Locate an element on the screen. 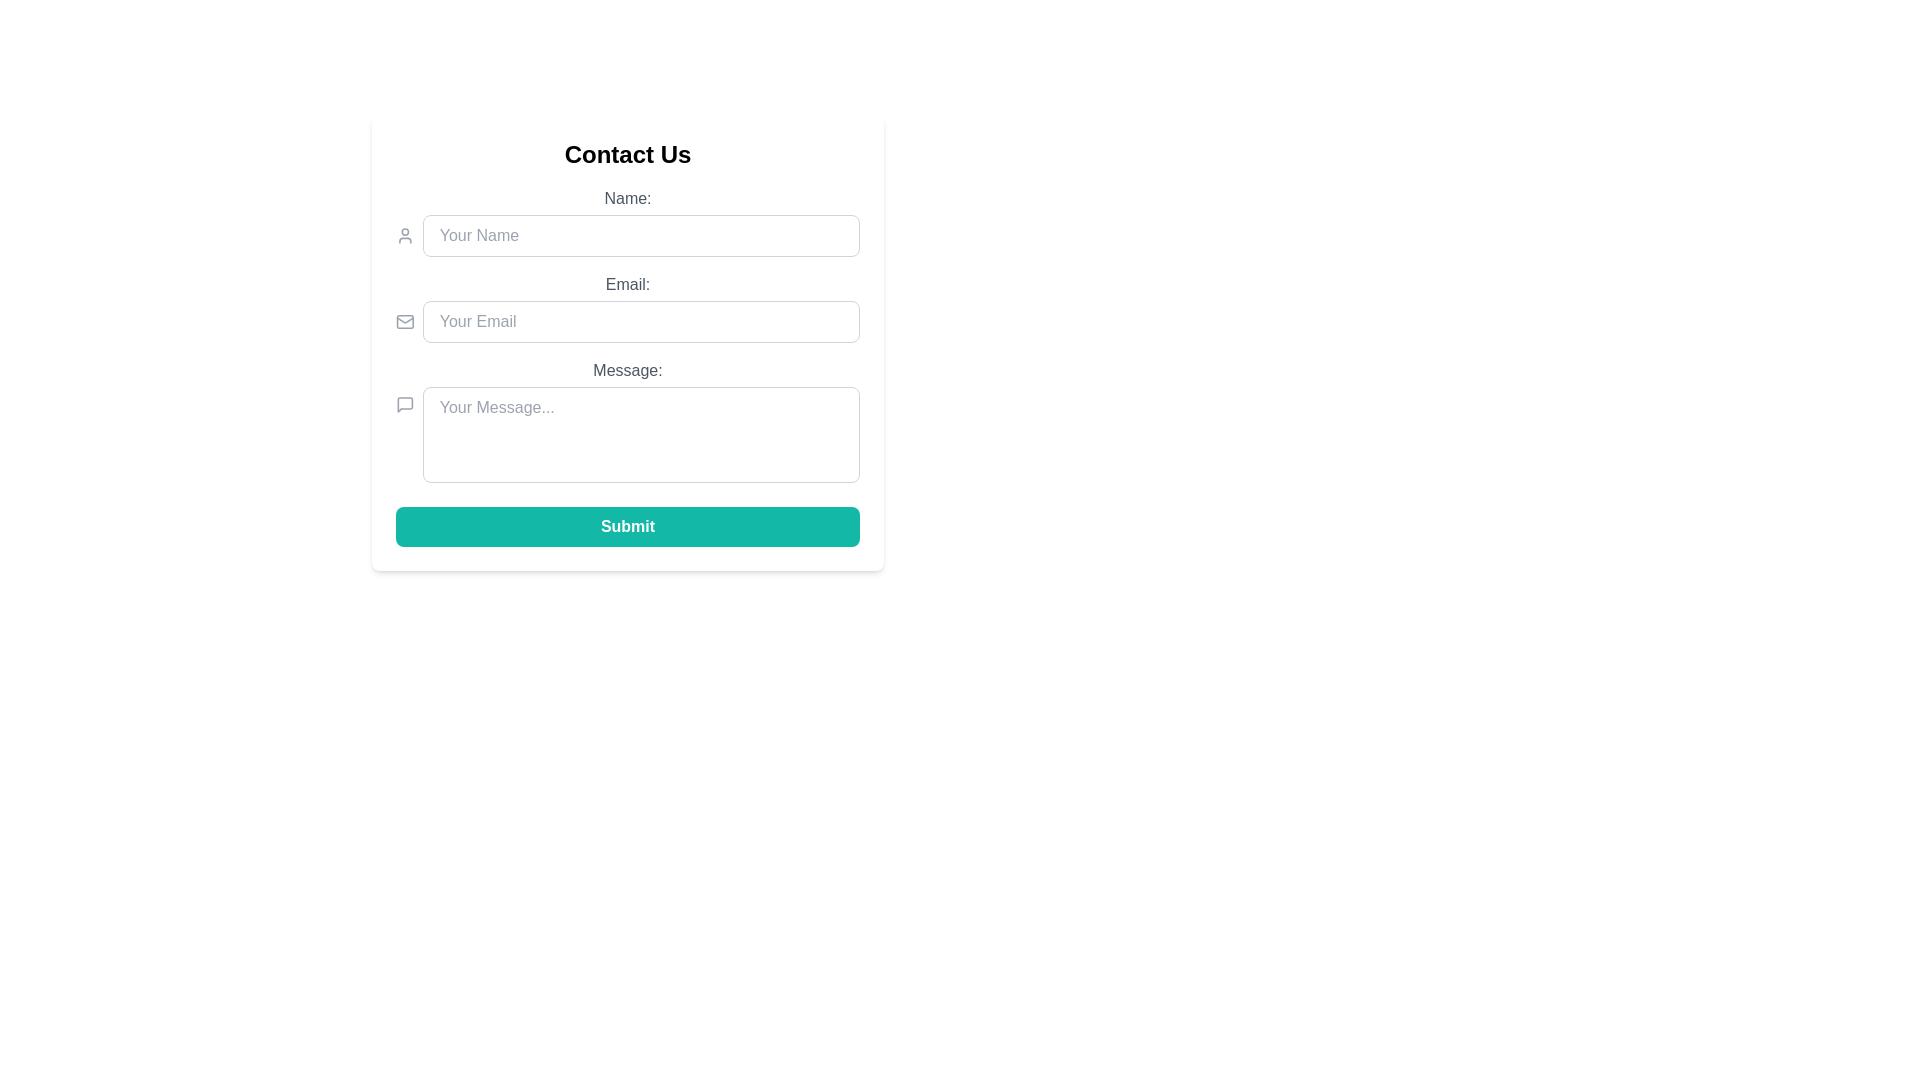 The image size is (1920, 1080). the decorative icon located to the left of the 'Your Name' input field in the contact form layout is located at coordinates (404, 234).